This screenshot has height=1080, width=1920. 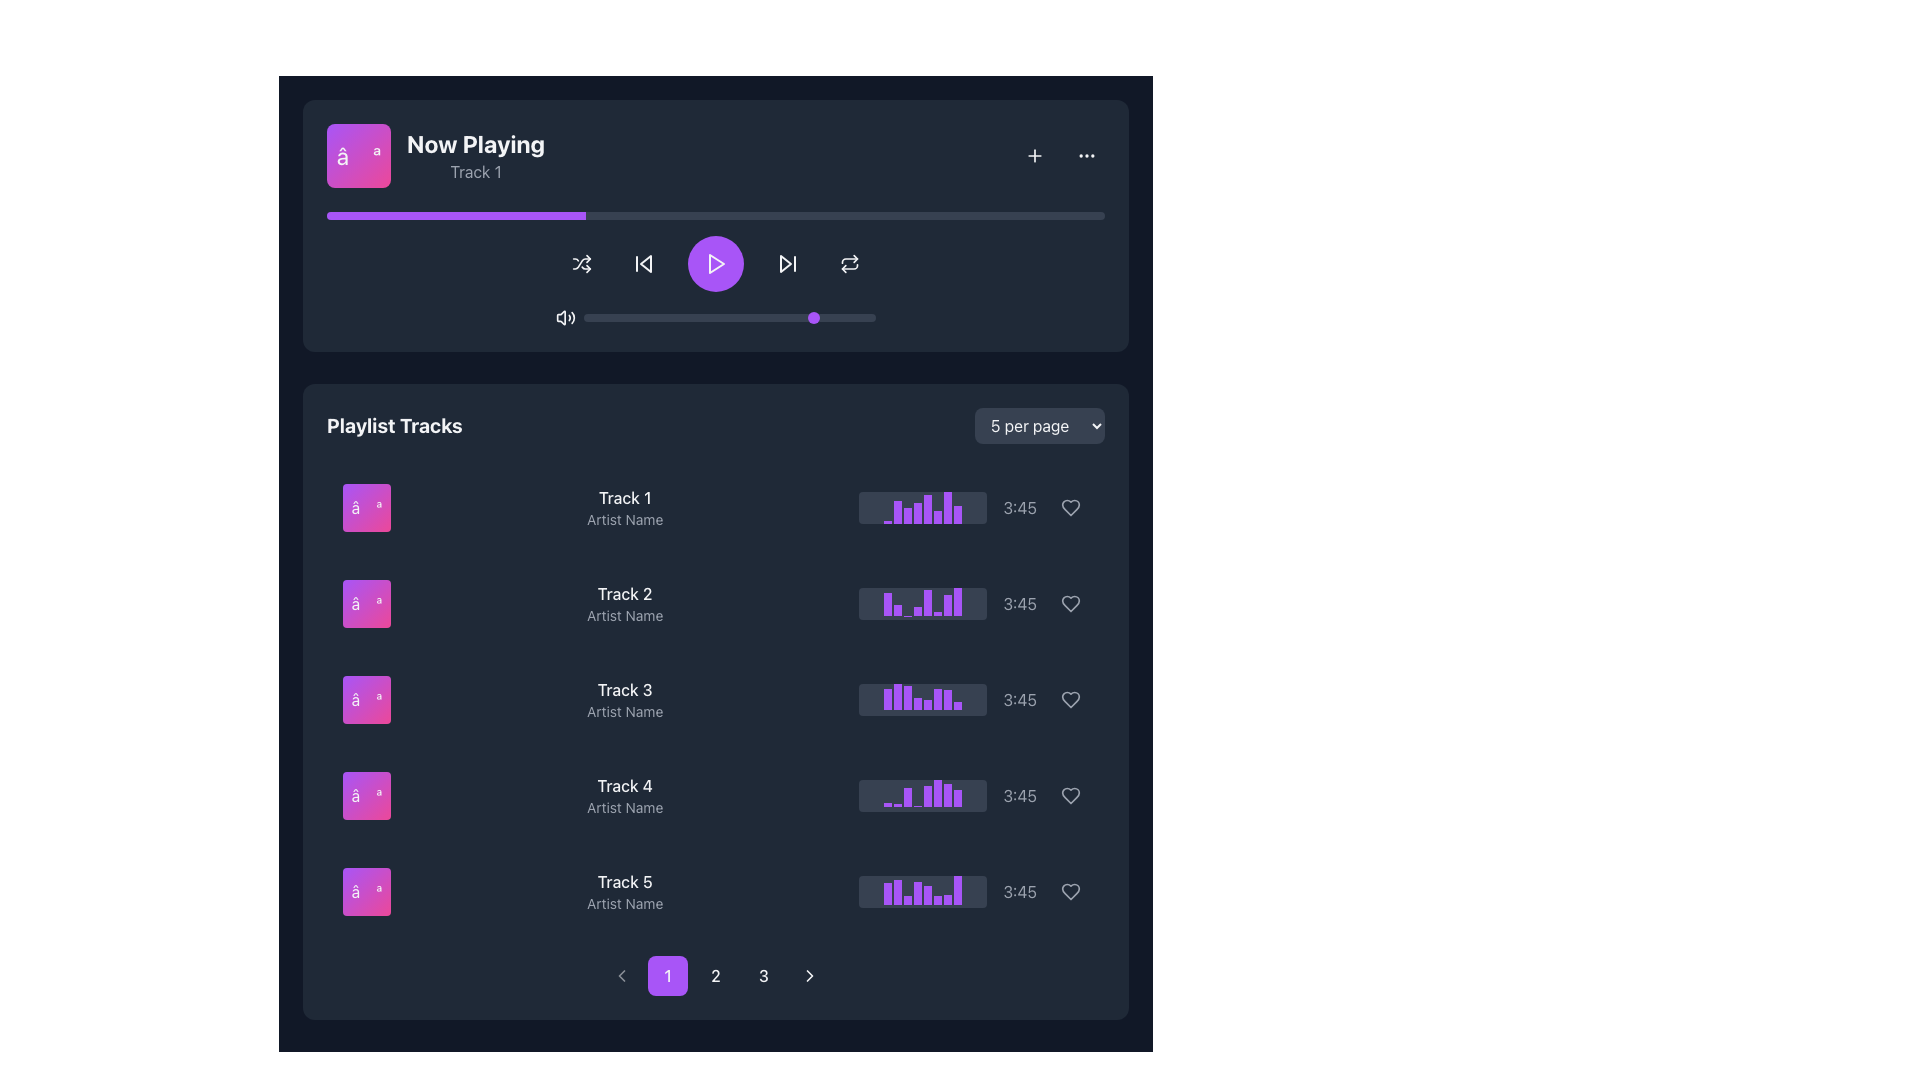 What do you see at coordinates (715, 270) in the screenshot?
I see `the prominent purple circular play button located at the center of the player control bar to play or pause media` at bounding box center [715, 270].